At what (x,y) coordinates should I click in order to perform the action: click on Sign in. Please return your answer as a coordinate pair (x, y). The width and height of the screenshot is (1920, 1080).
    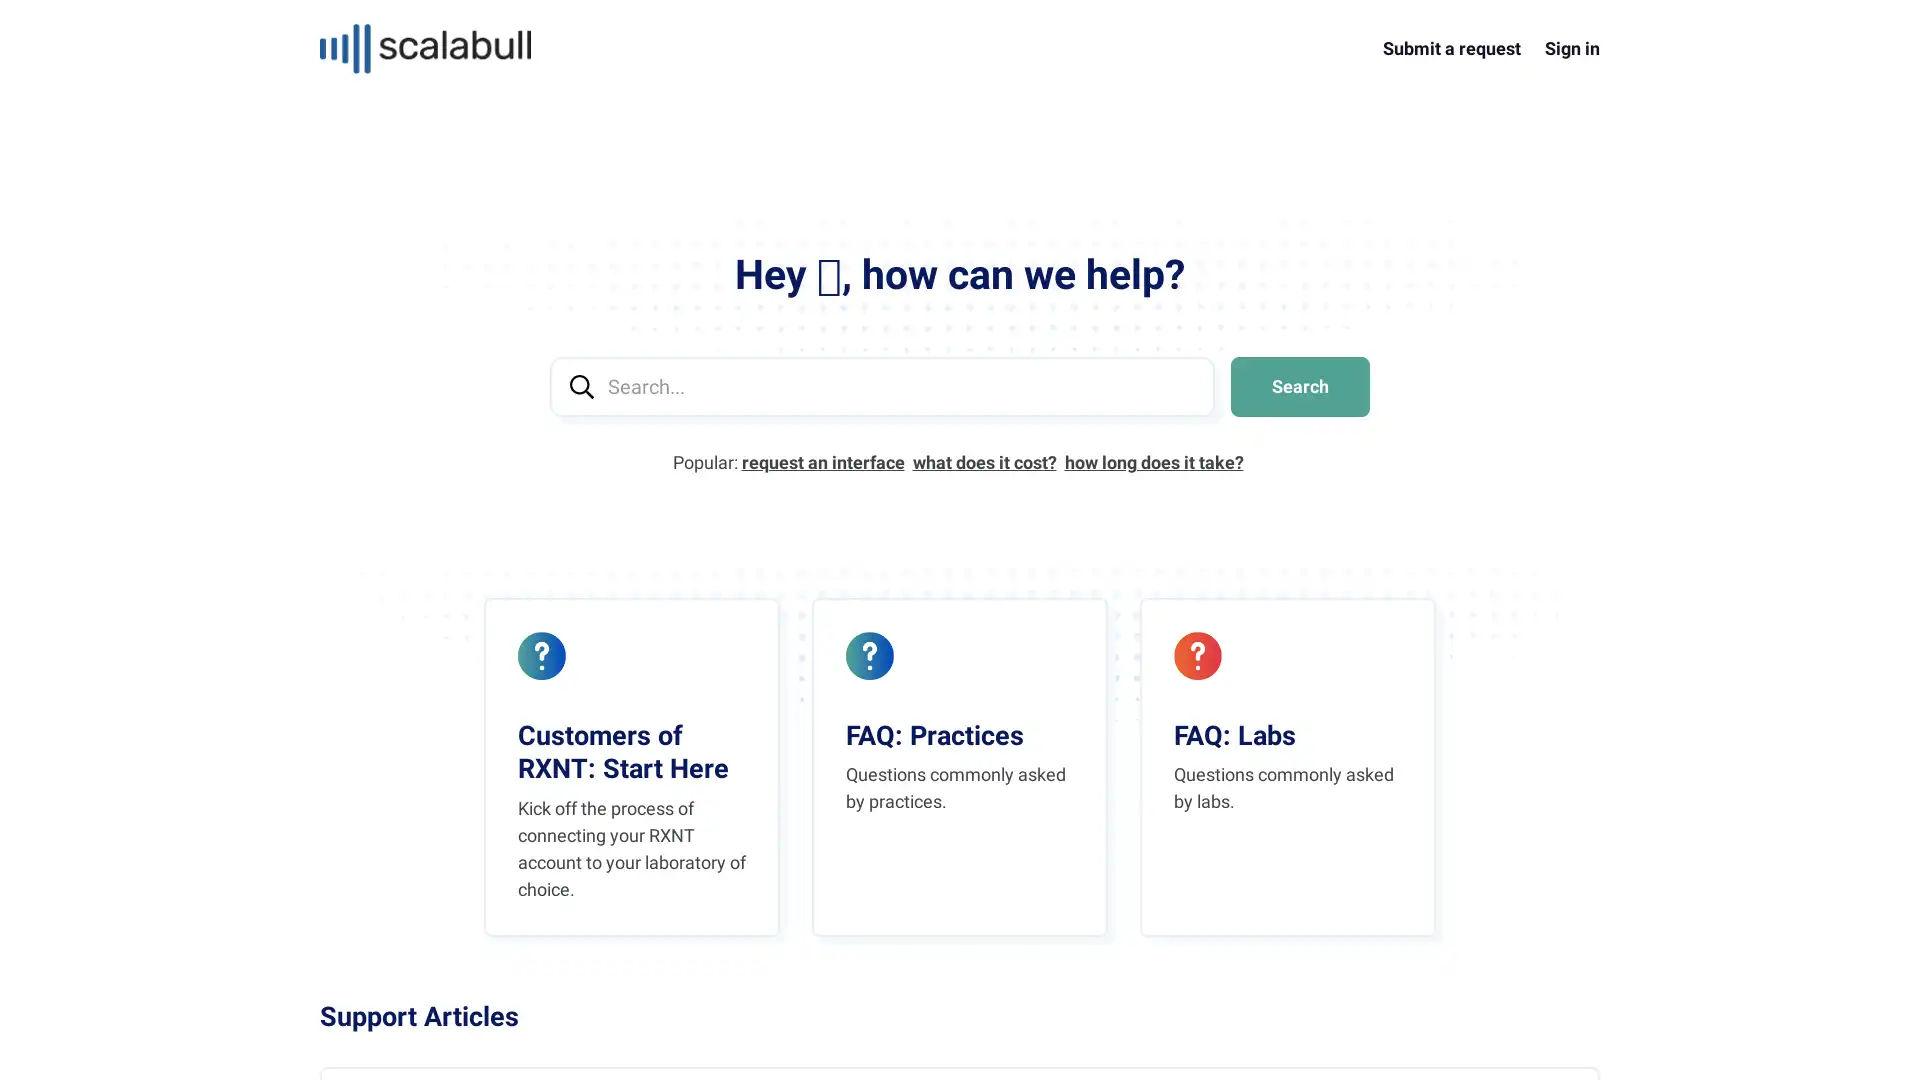
    Looking at the image, I should click on (1571, 47).